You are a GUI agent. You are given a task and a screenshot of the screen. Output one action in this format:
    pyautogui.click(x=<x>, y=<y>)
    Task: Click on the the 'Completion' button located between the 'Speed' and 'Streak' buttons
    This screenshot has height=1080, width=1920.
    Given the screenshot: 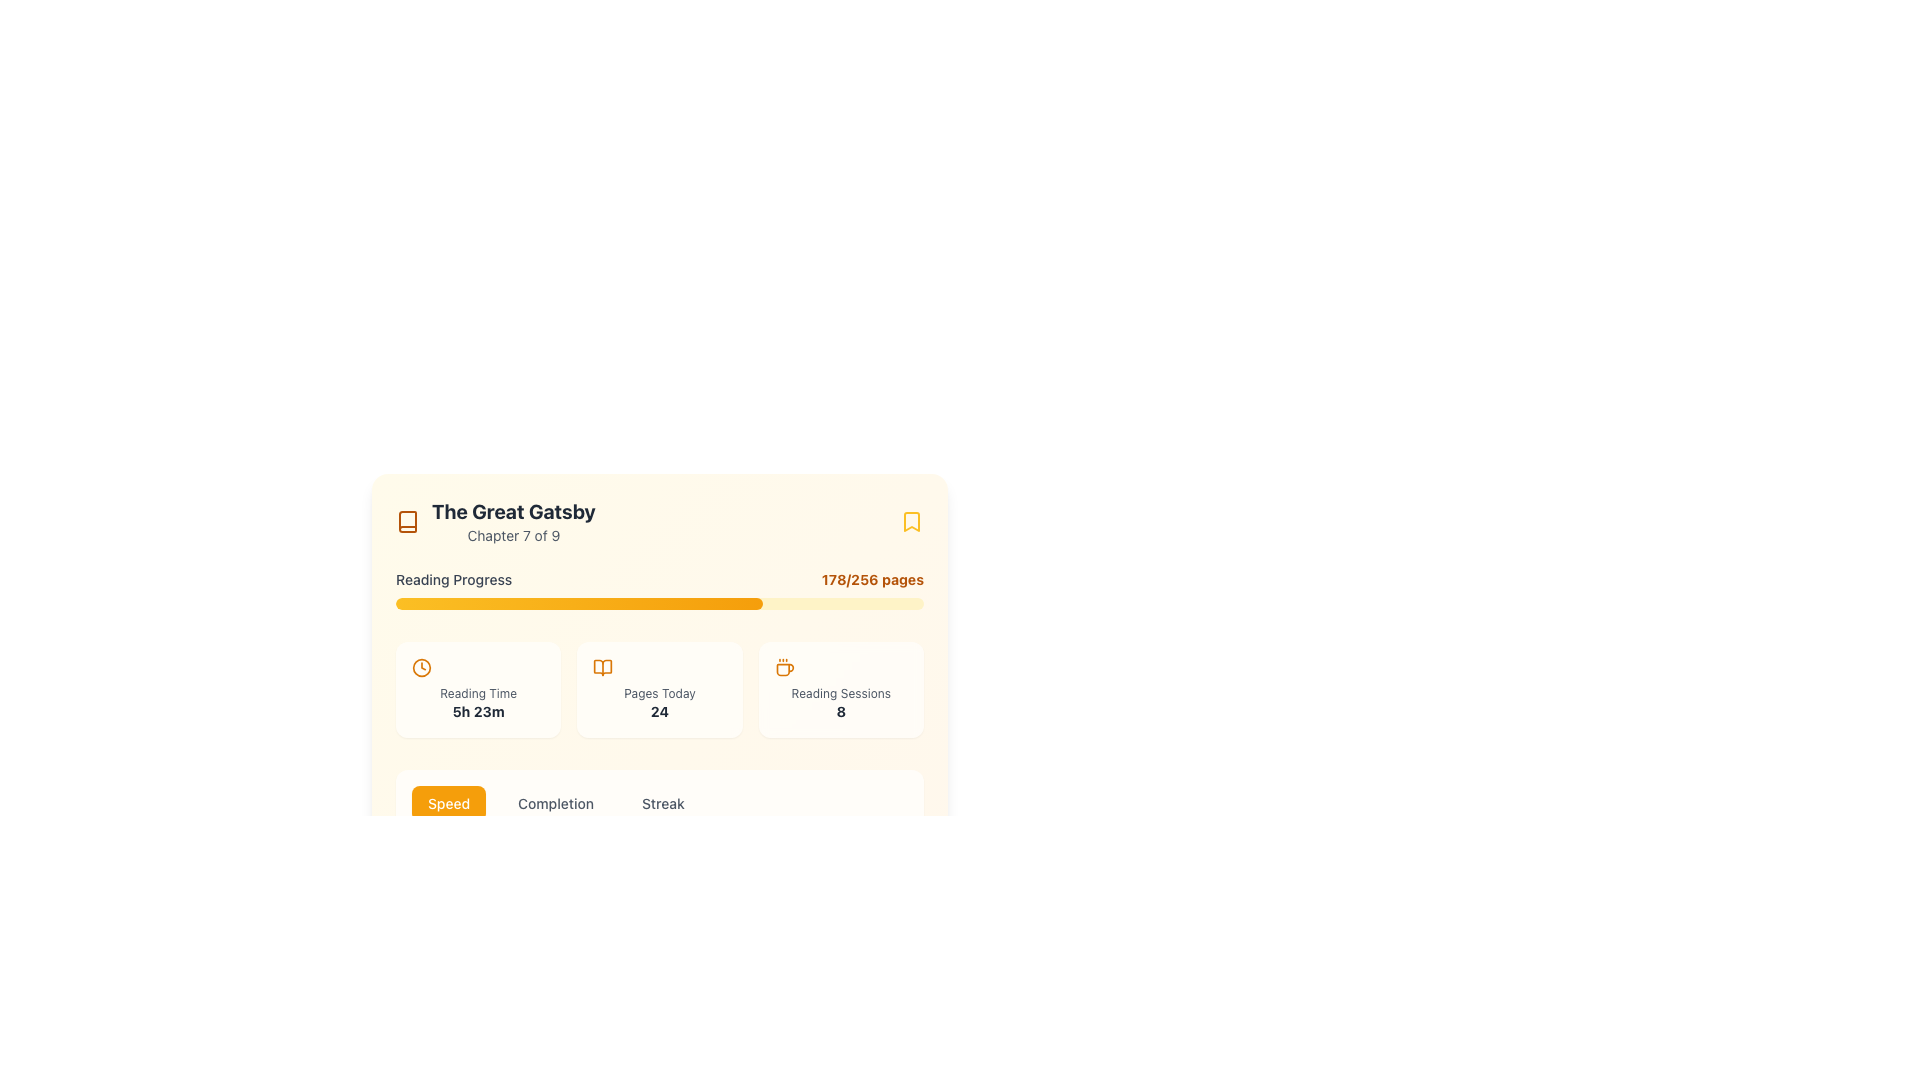 What is the action you would take?
    pyautogui.click(x=556, y=802)
    